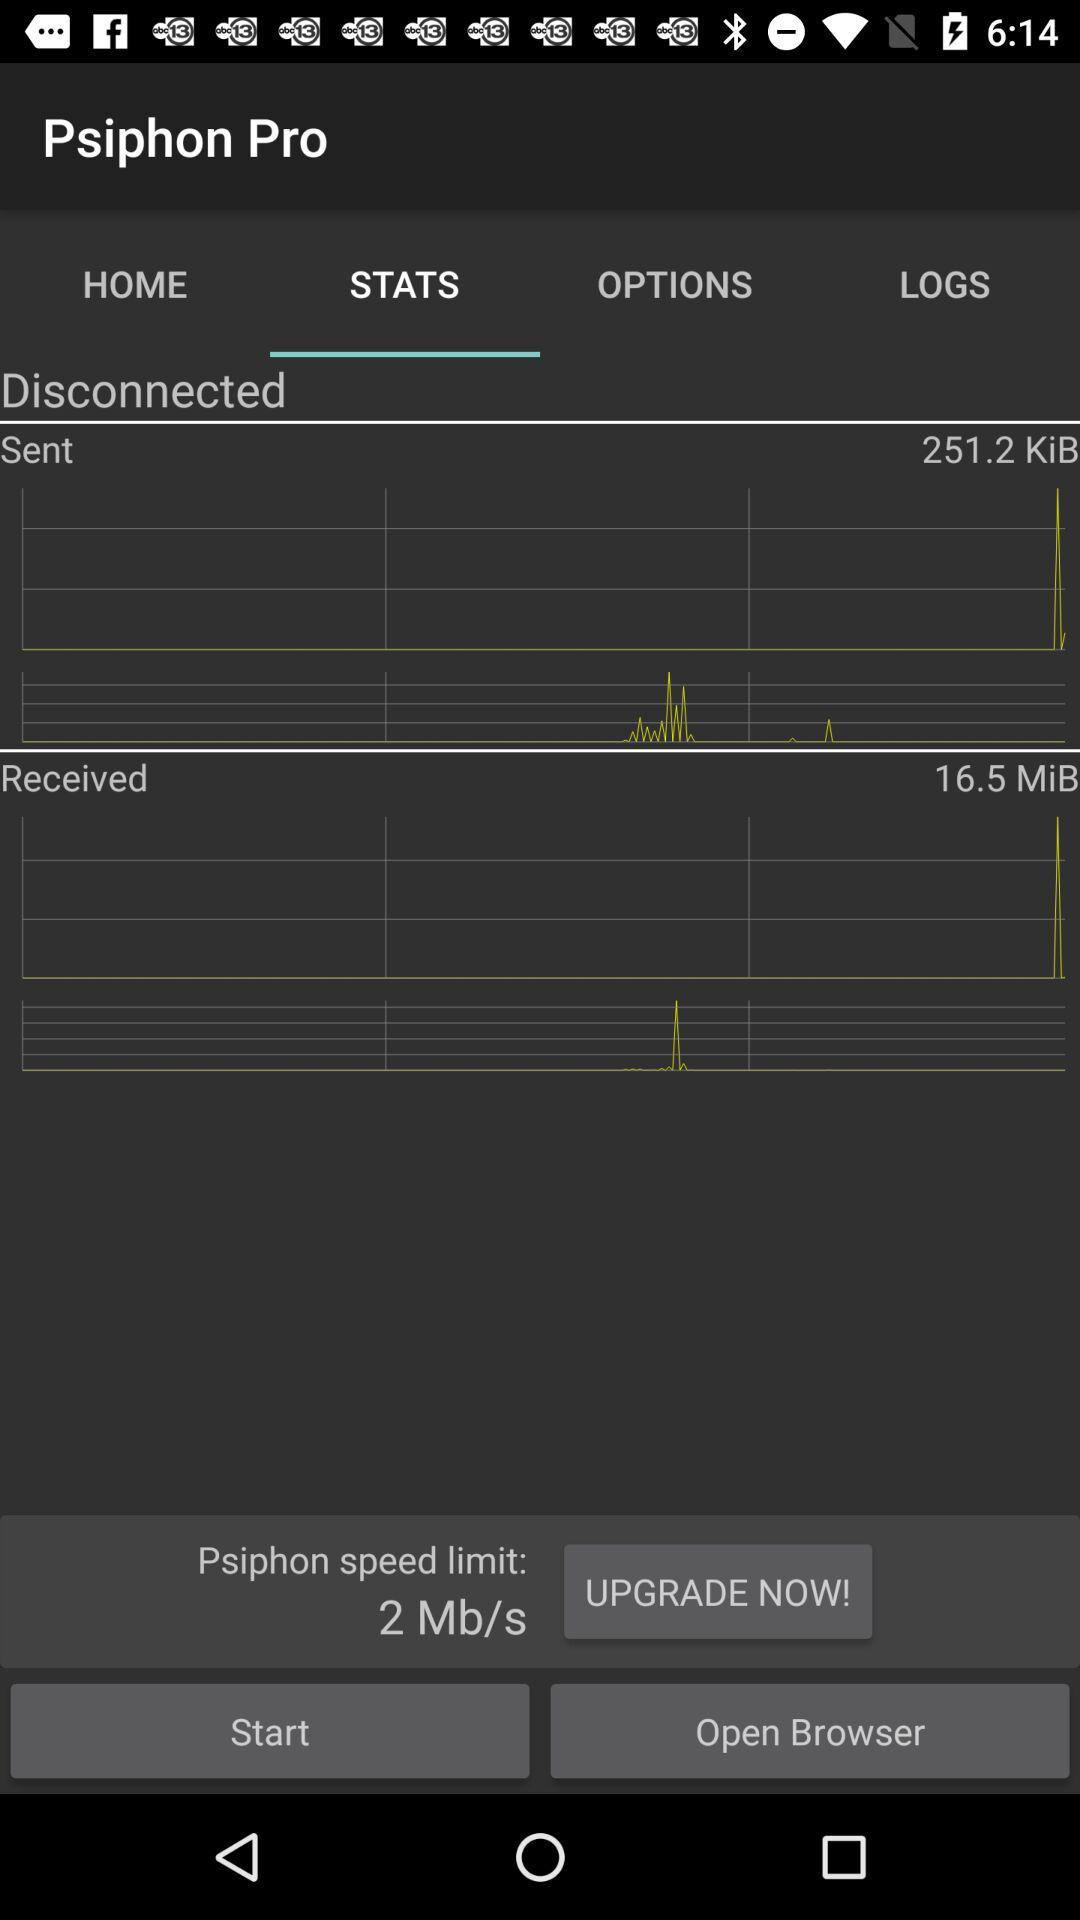 The width and height of the screenshot is (1080, 1920). What do you see at coordinates (717, 1590) in the screenshot?
I see `the icon above the open browser` at bounding box center [717, 1590].